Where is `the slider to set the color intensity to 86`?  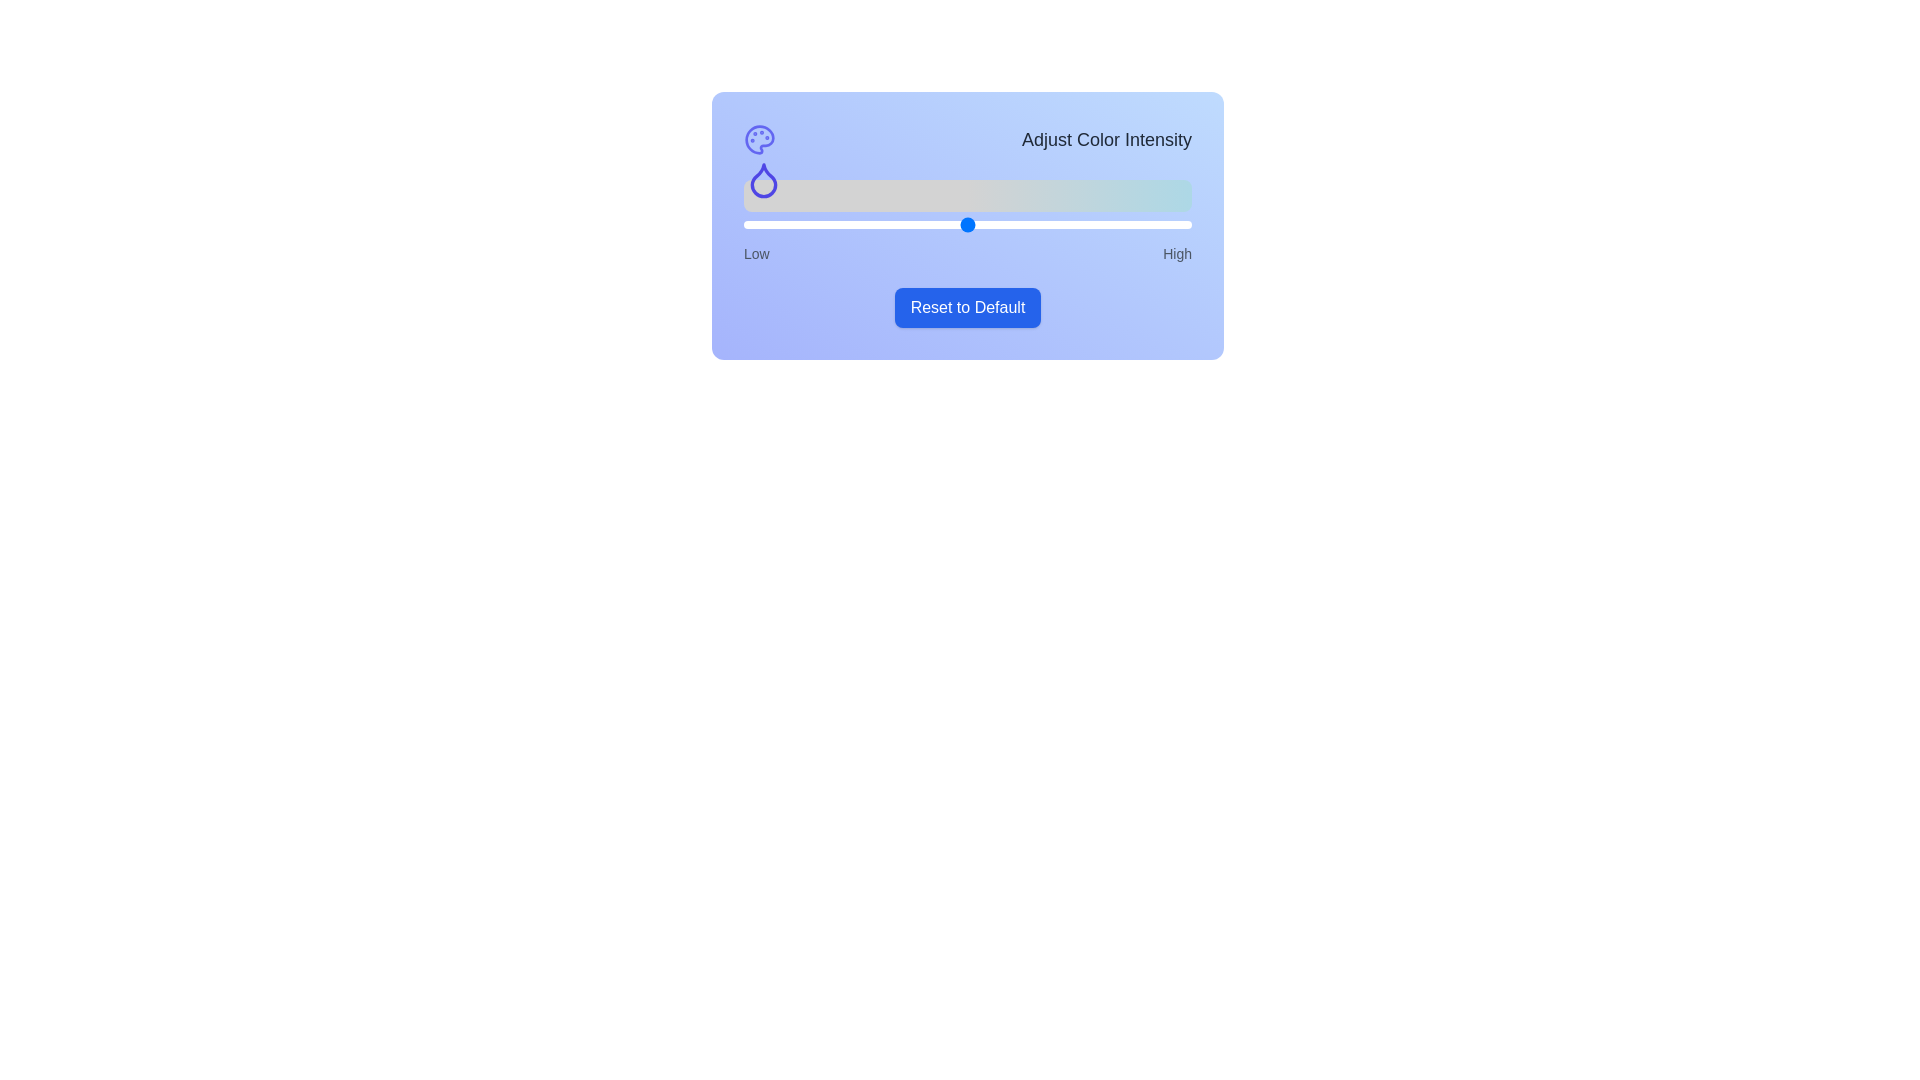
the slider to set the color intensity to 86 is located at coordinates (1129, 224).